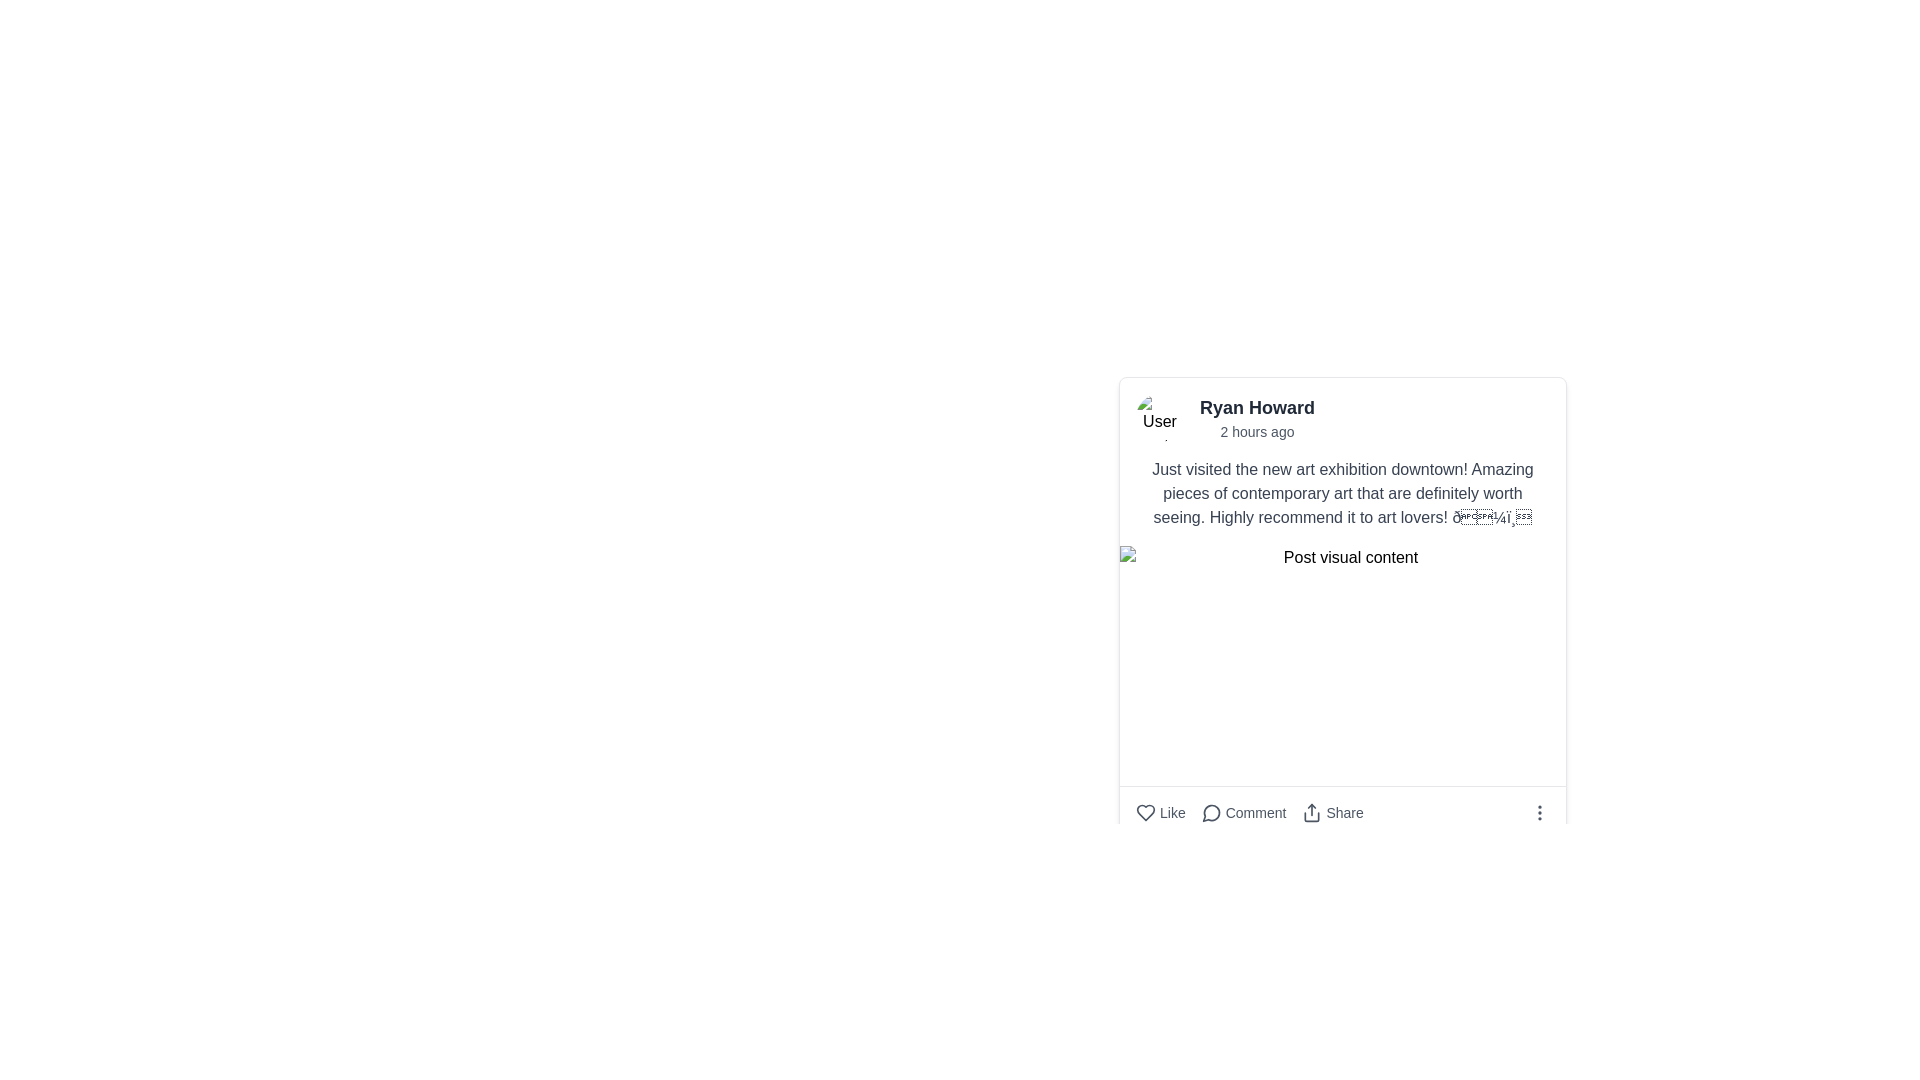  I want to click on the 'Share' button, which features a small upward-pointing arrow icon and the text 'Share', located at the bottom right of the post alongside 'Like' and 'Comment' options, so click(1333, 813).